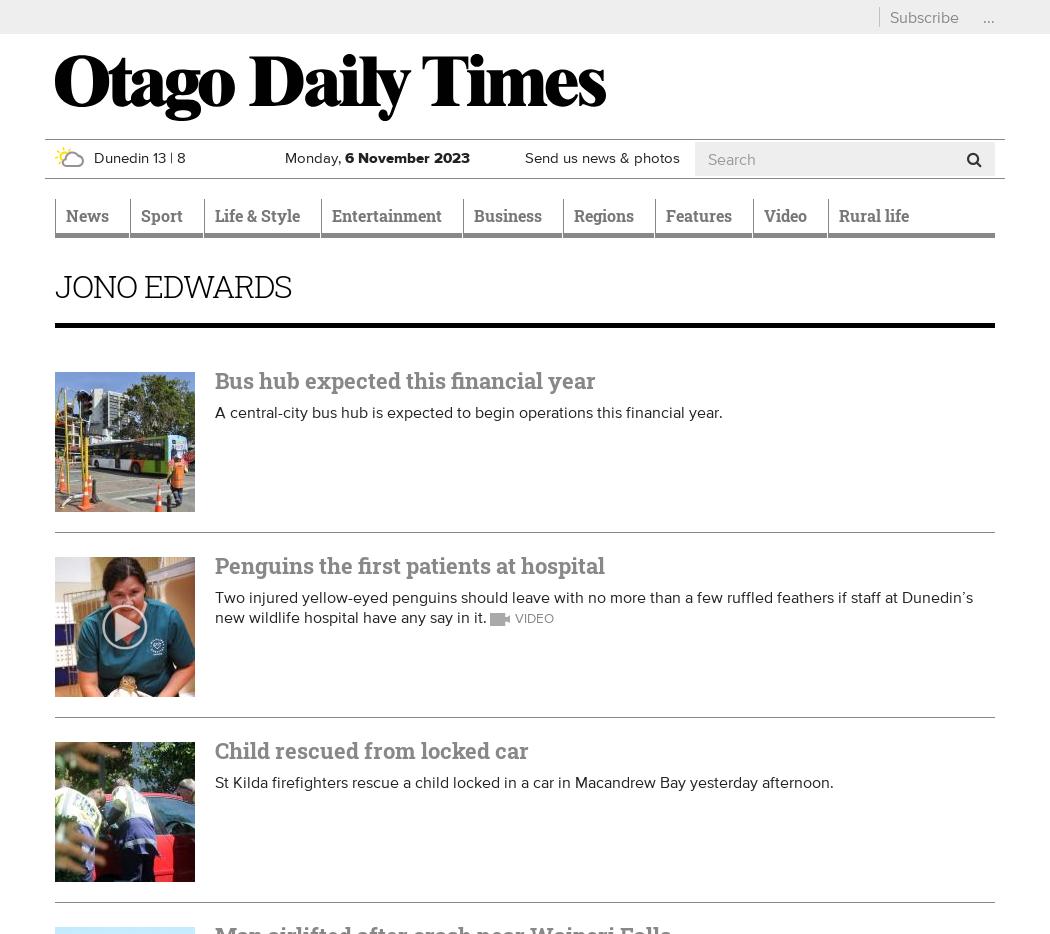 The height and width of the screenshot is (934, 1050). What do you see at coordinates (523, 781) in the screenshot?
I see `'St Kilda firefighters rescue a child locked in a car in Macandrew Bay yesterday afternoon.'` at bounding box center [523, 781].